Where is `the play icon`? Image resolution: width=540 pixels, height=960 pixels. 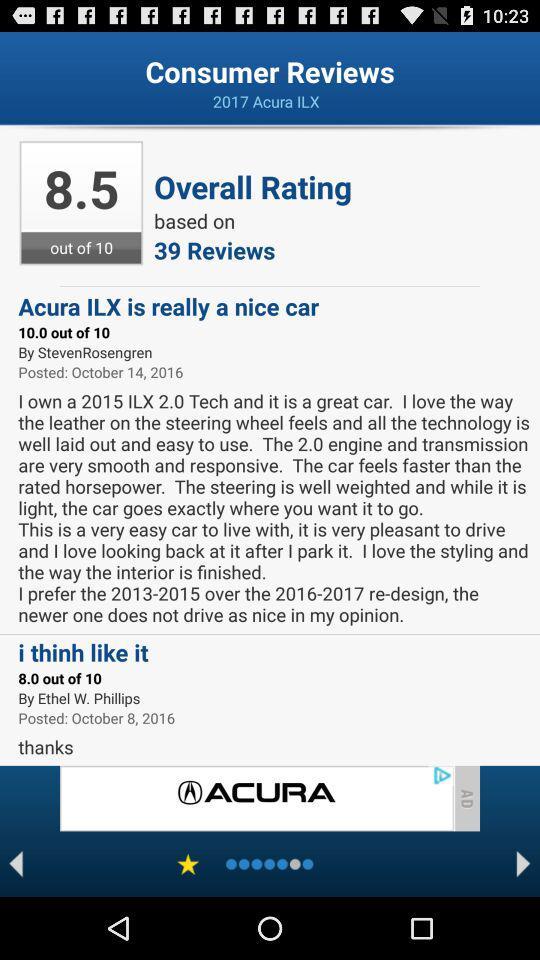
the play icon is located at coordinates (523, 924).